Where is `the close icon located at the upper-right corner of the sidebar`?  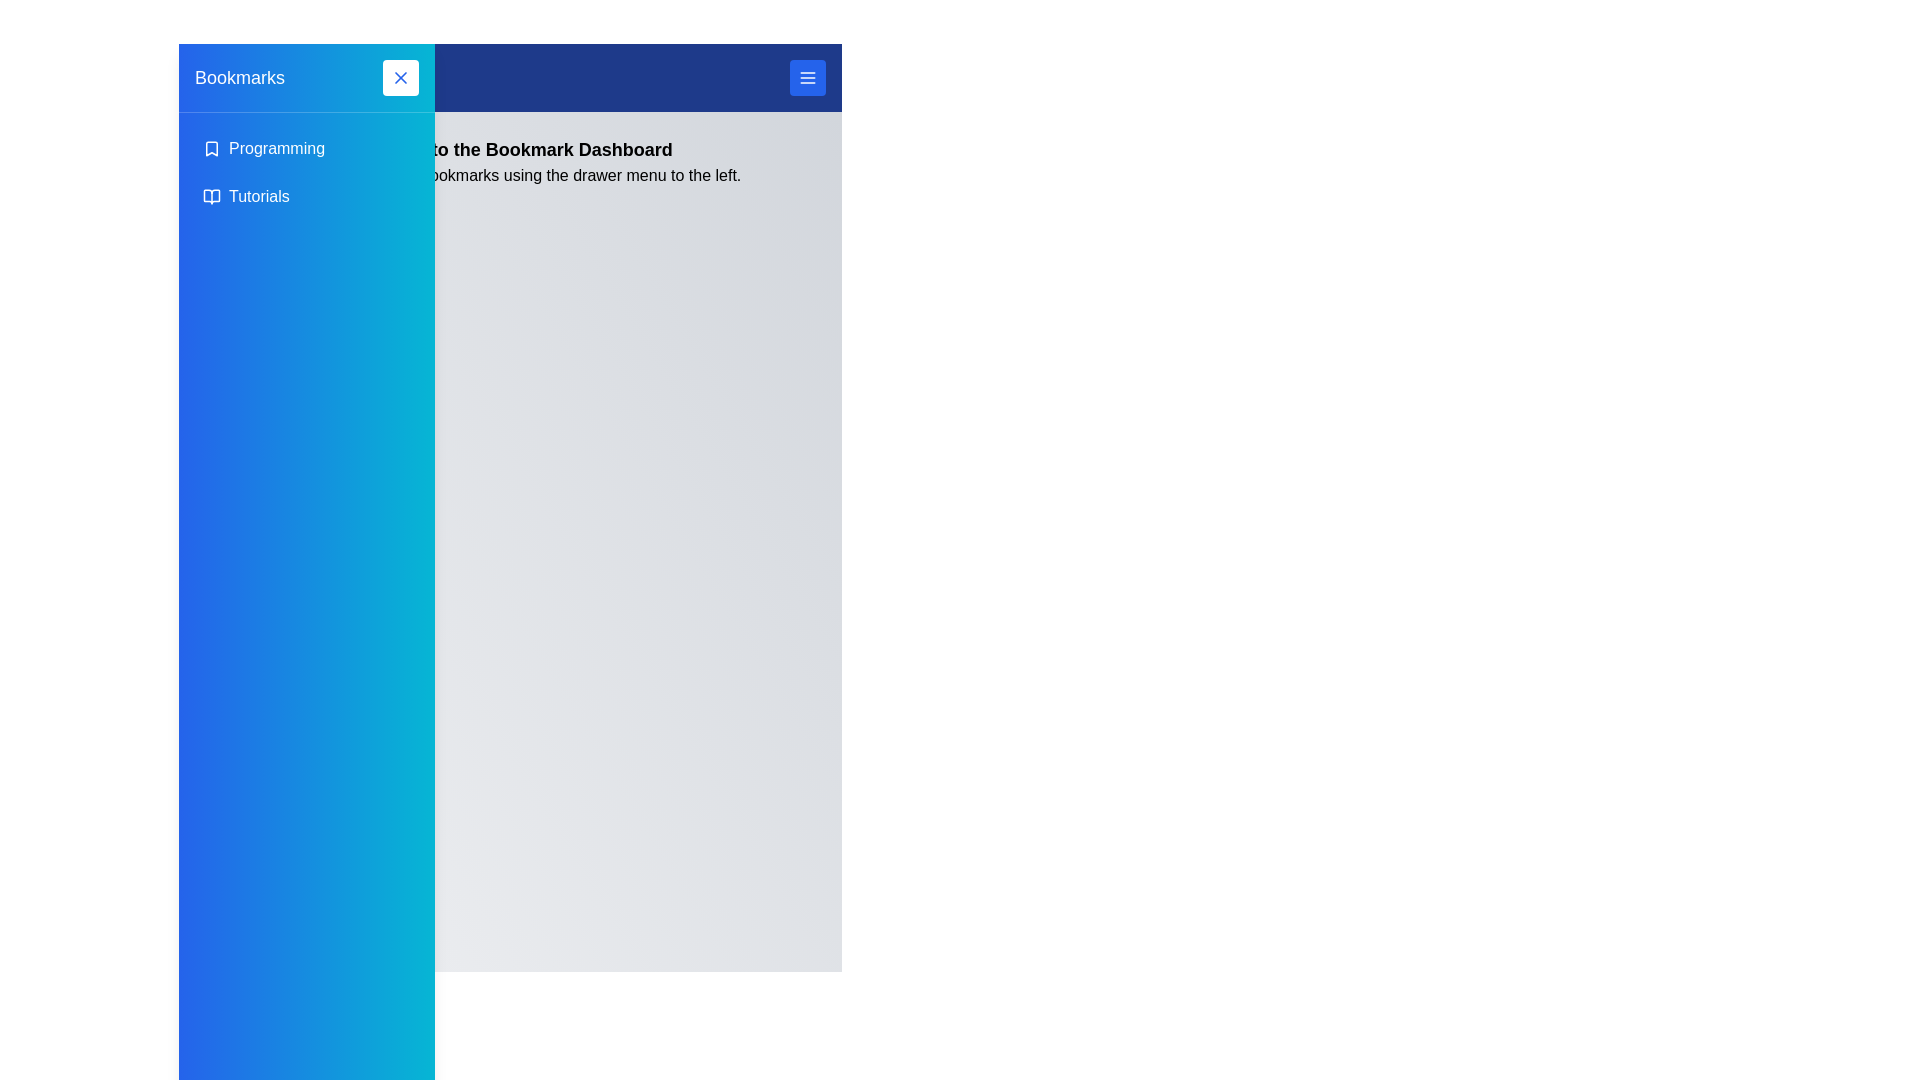 the close icon located at the upper-right corner of the sidebar is located at coordinates (400, 76).